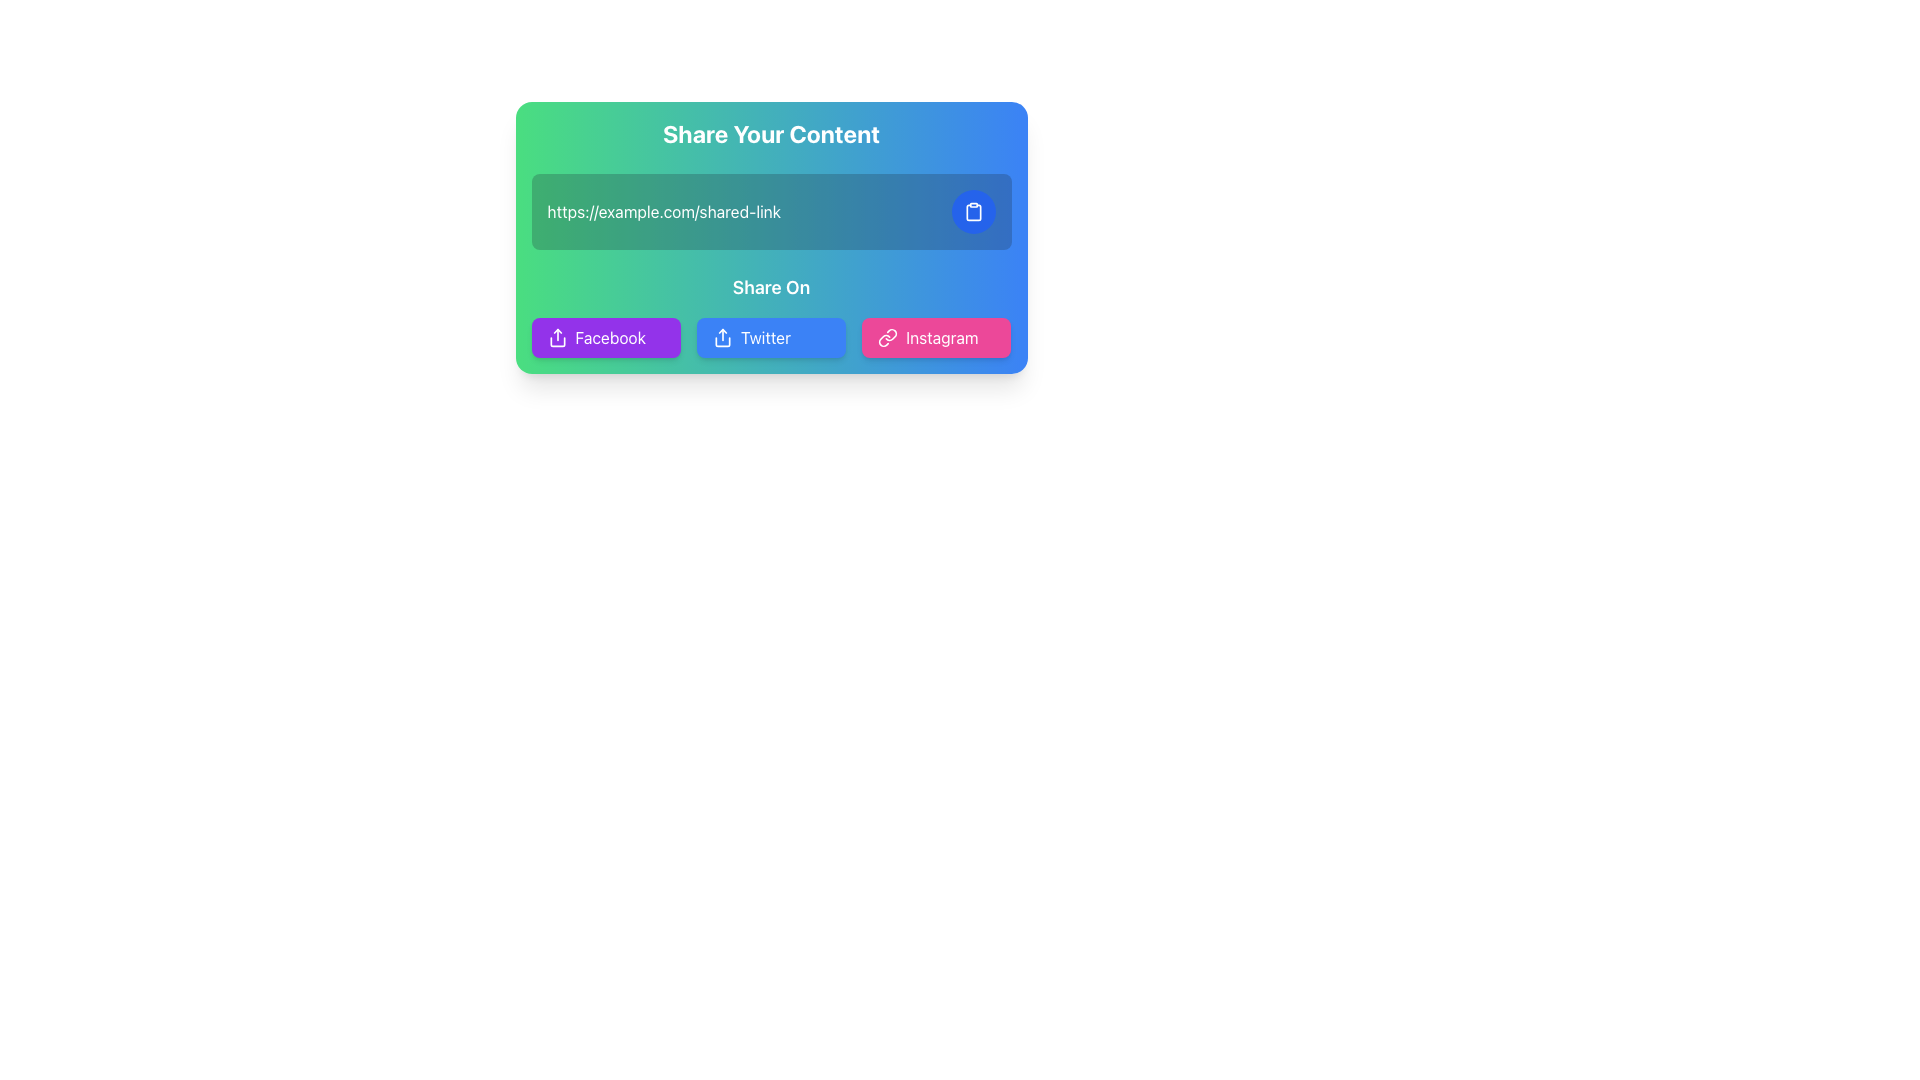 The height and width of the screenshot is (1080, 1920). What do you see at coordinates (973, 212) in the screenshot?
I see `the rounded blue circular button in the top-right corner of the card that enables users to copy the displayed URL` at bounding box center [973, 212].